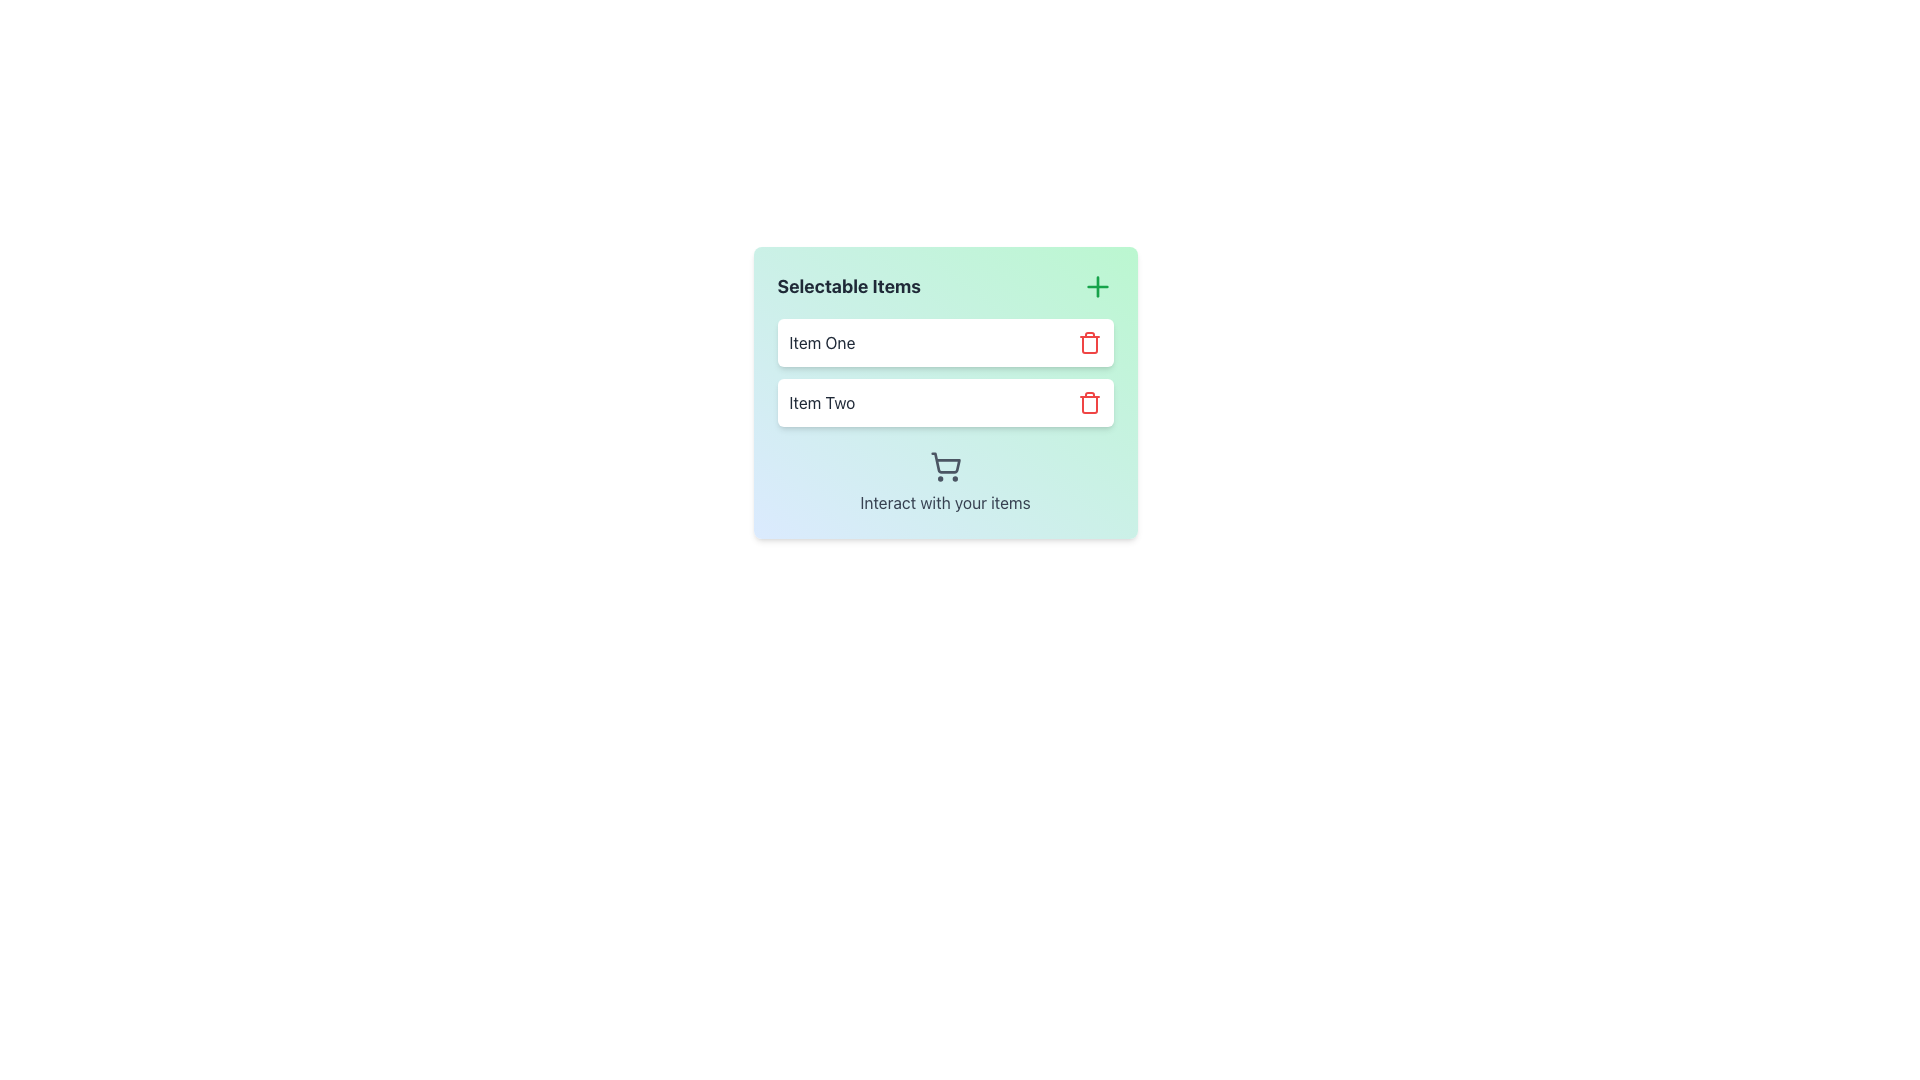 This screenshot has width=1920, height=1080. What do you see at coordinates (944, 501) in the screenshot?
I see `text label located below the shopping cart icon in the panel titled 'Selectable Items'` at bounding box center [944, 501].